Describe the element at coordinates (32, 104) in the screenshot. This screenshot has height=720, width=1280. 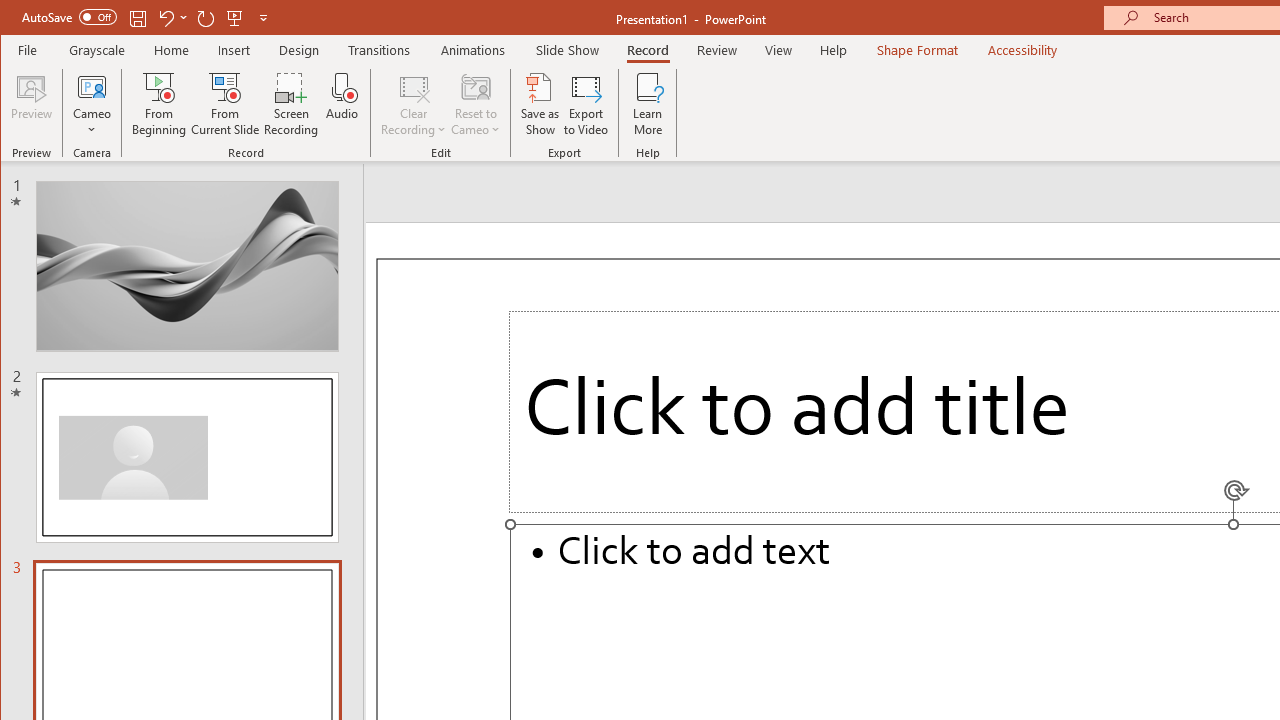
I see `'Preview'` at that location.